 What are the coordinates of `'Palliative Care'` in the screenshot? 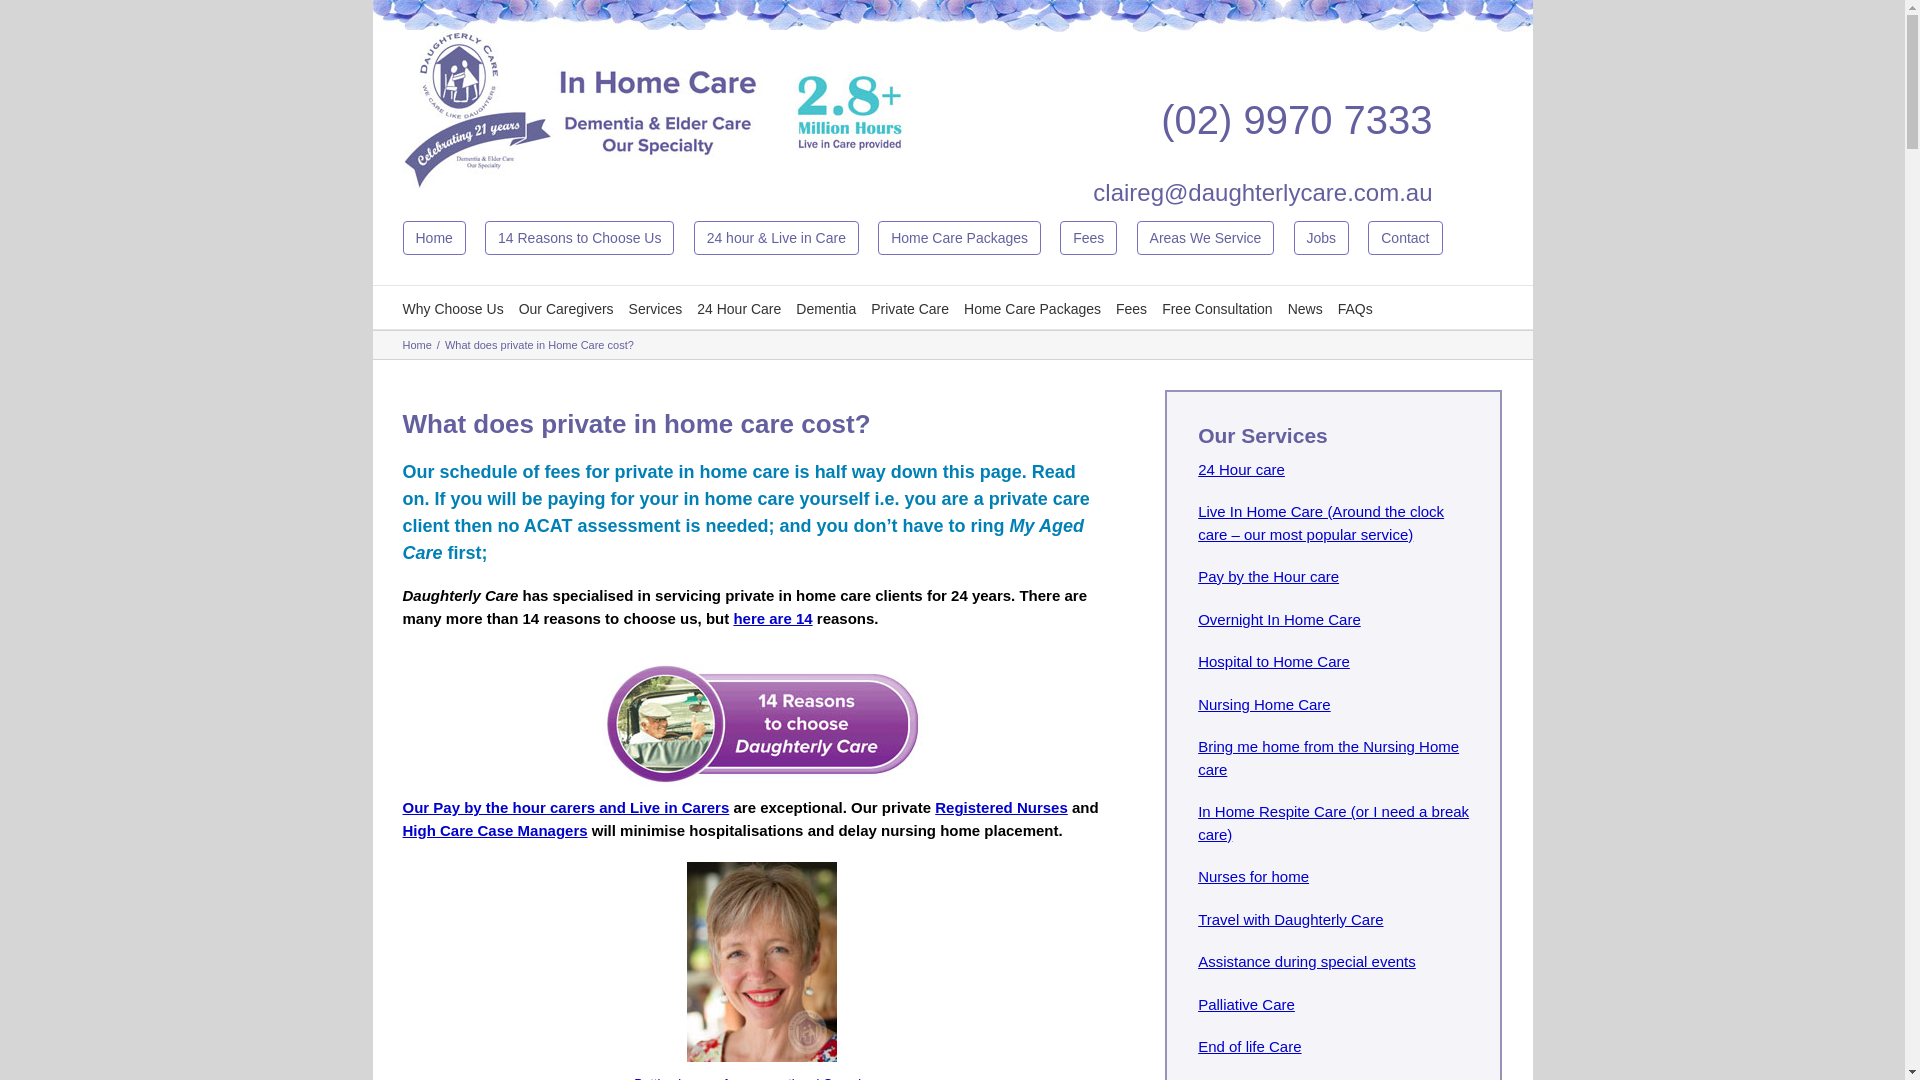 It's located at (1245, 1004).